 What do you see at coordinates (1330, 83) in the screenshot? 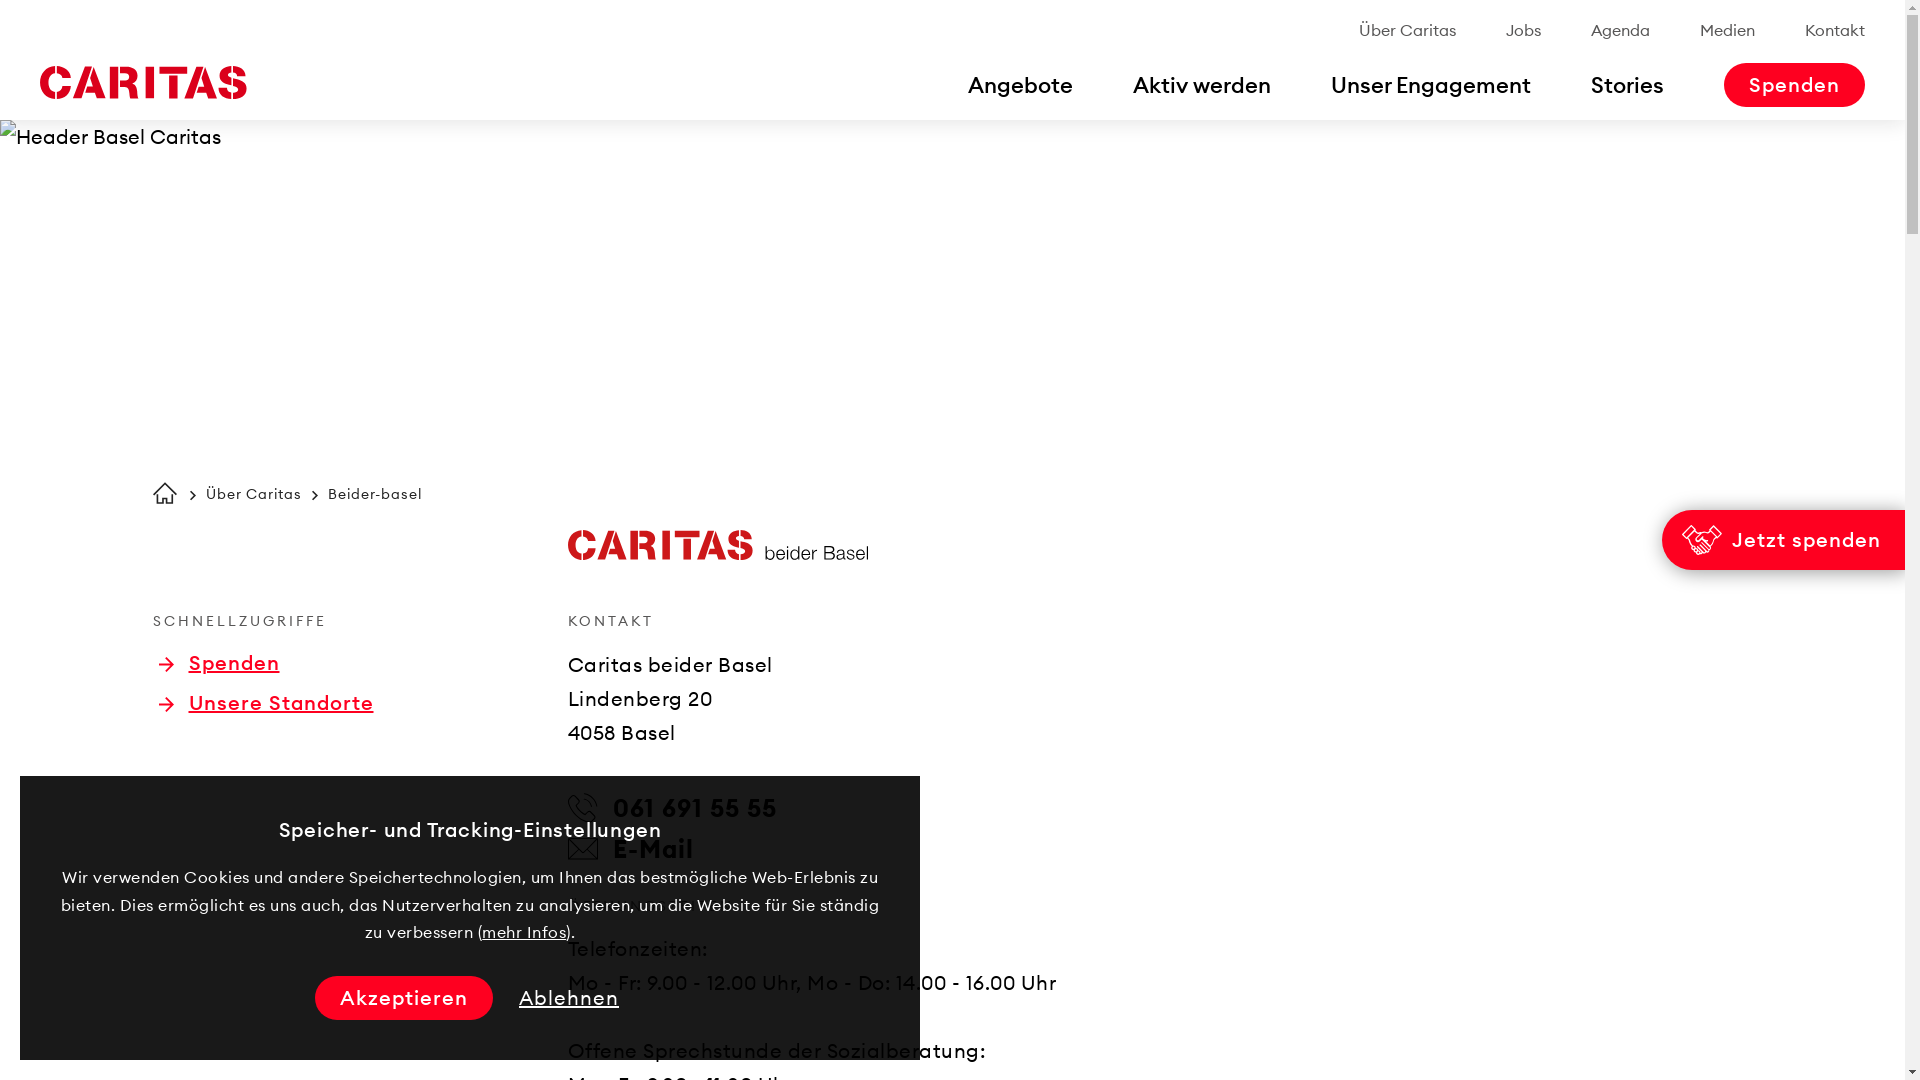
I see `'Unser Engagement'` at bounding box center [1330, 83].